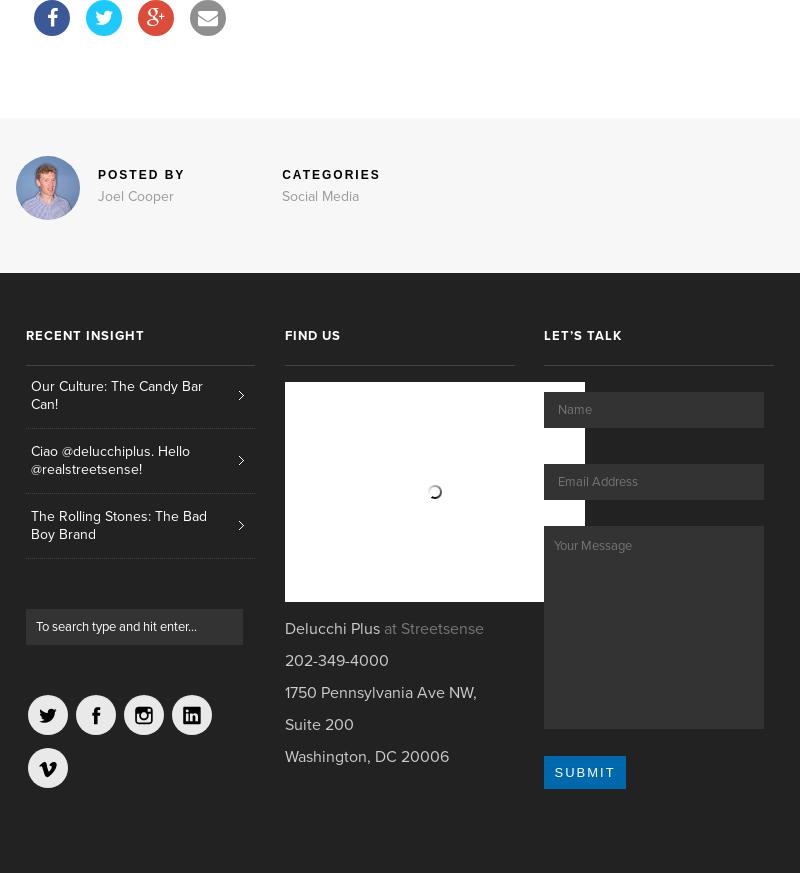 This screenshot has width=800, height=873. Describe the element at coordinates (379, 707) in the screenshot. I see `'1750 Pennsylvania Ave NW, Suite 200'` at that location.